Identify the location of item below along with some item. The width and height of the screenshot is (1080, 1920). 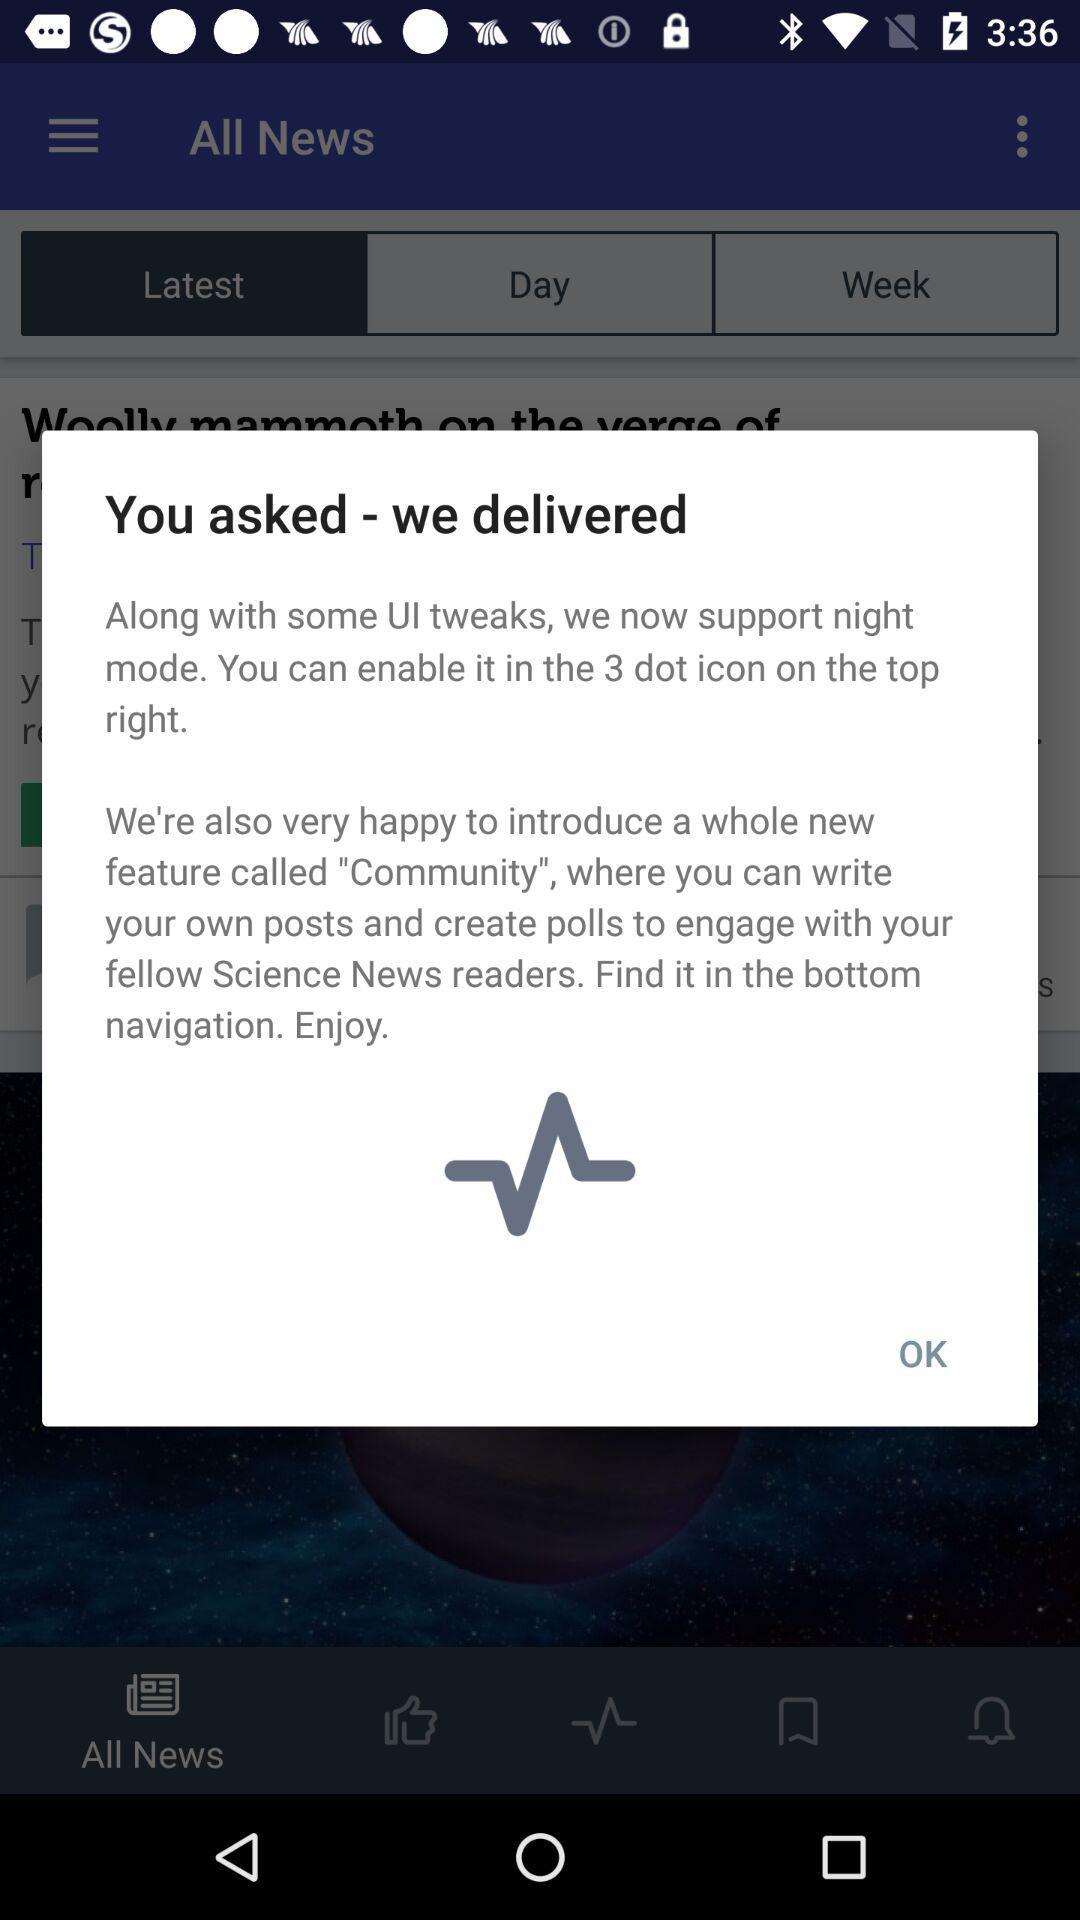
(922, 1353).